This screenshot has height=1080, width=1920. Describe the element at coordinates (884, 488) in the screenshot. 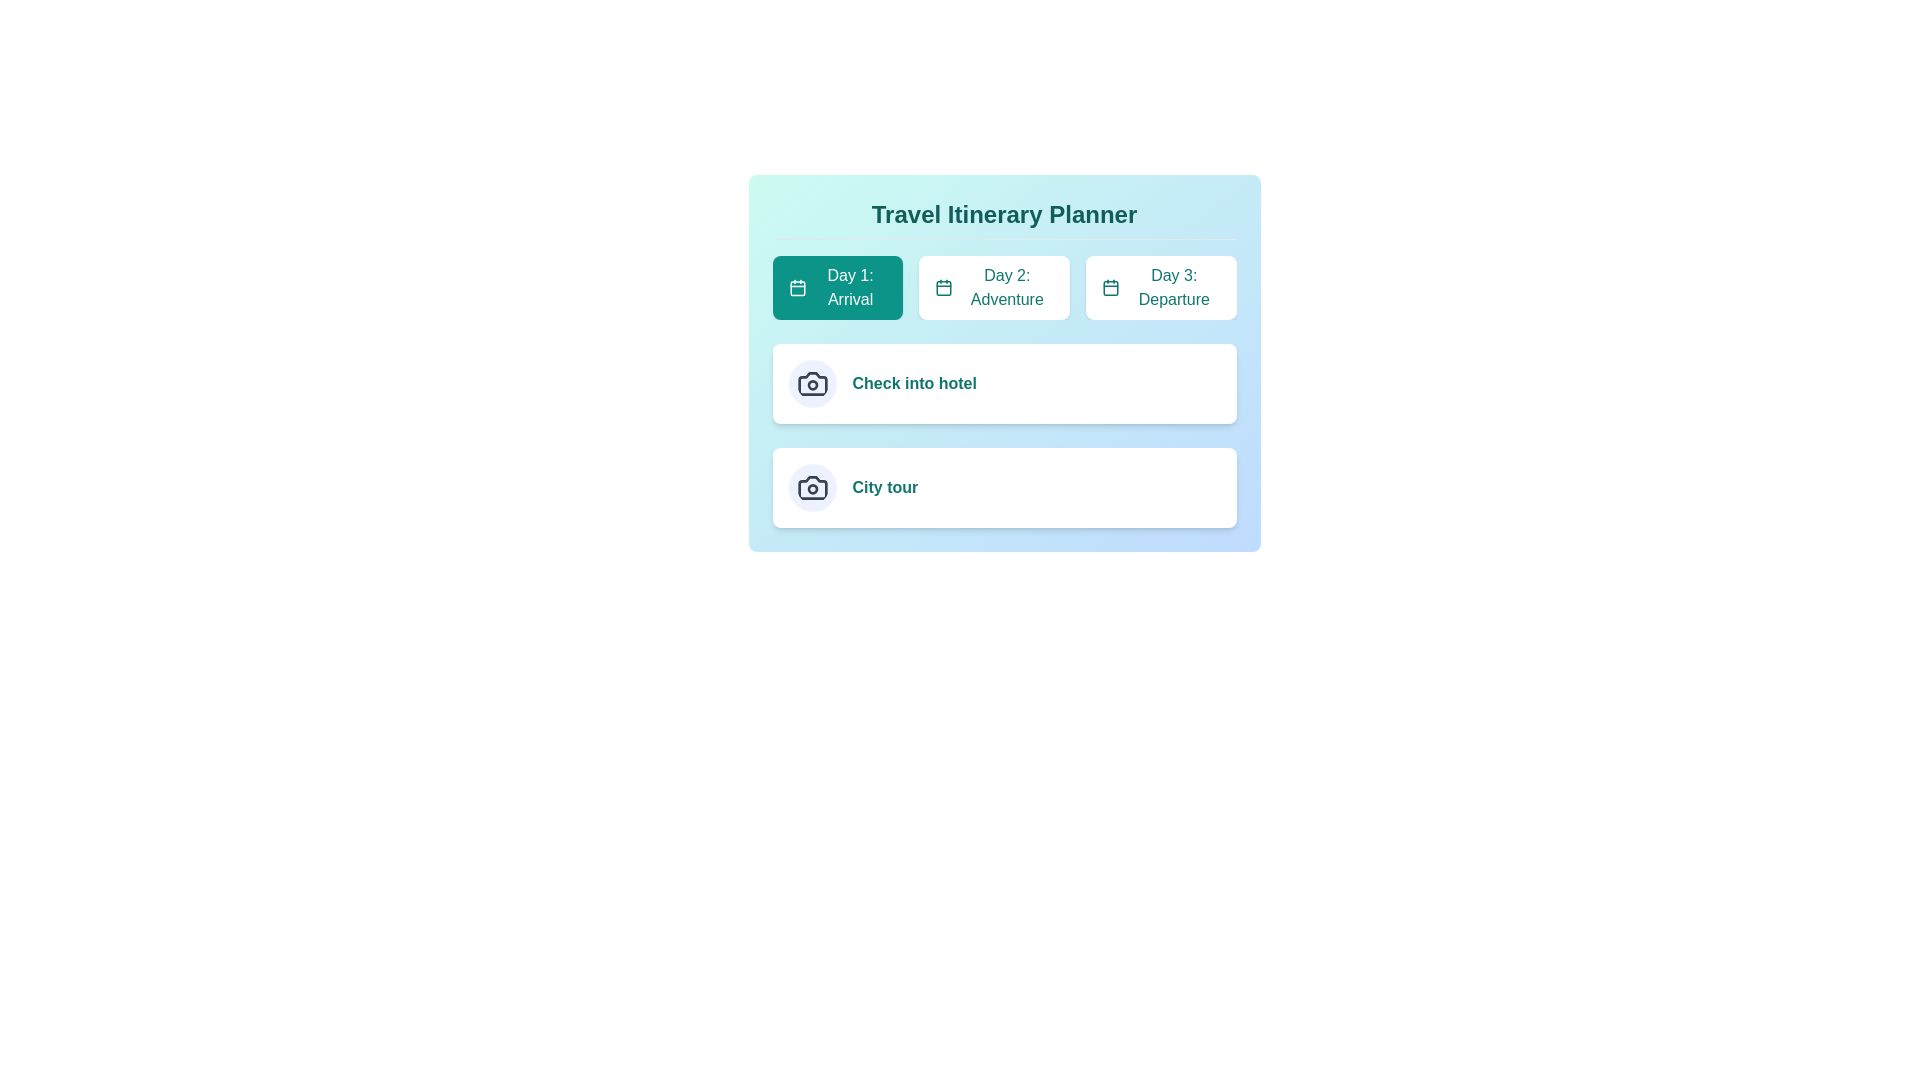

I see `the activity City tour to focus on it` at that location.